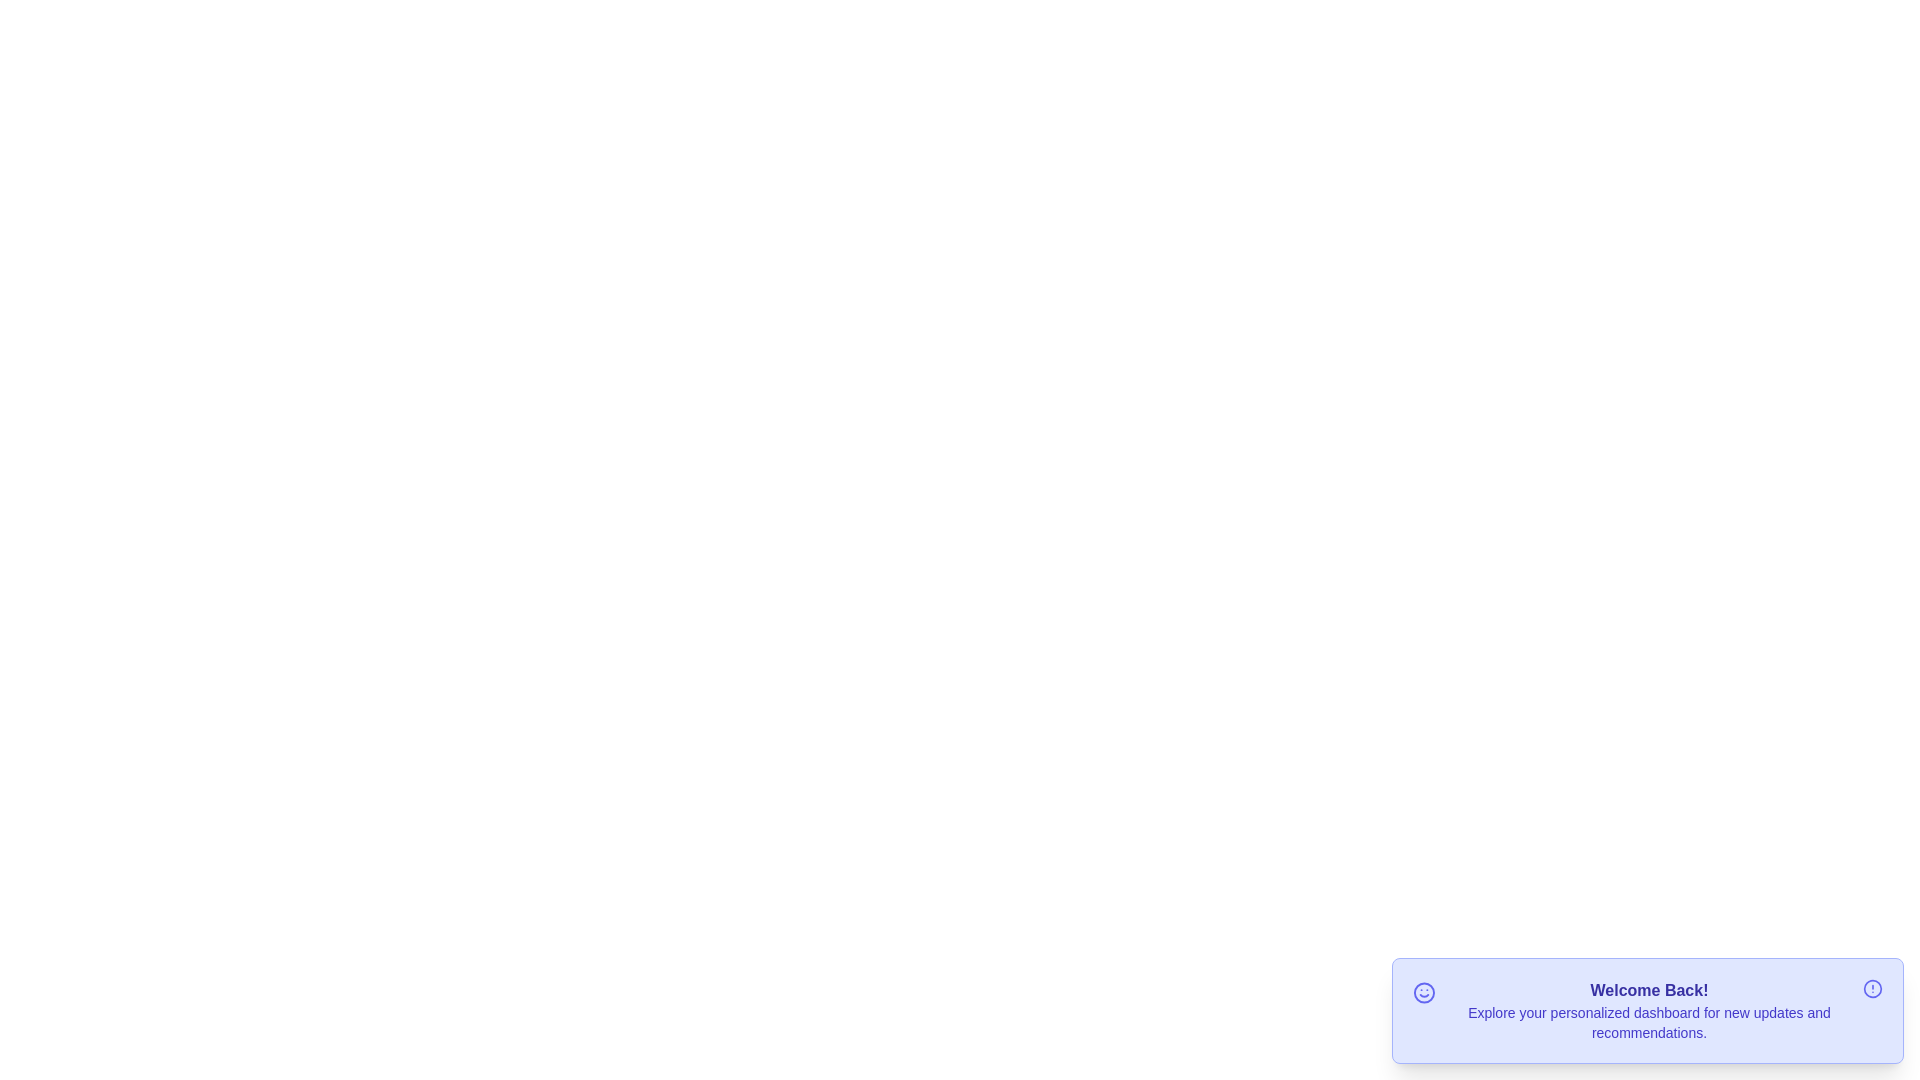 The width and height of the screenshot is (1920, 1080). What do you see at coordinates (1800, 1002) in the screenshot?
I see `the word 'and' within the notification text` at bounding box center [1800, 1002].